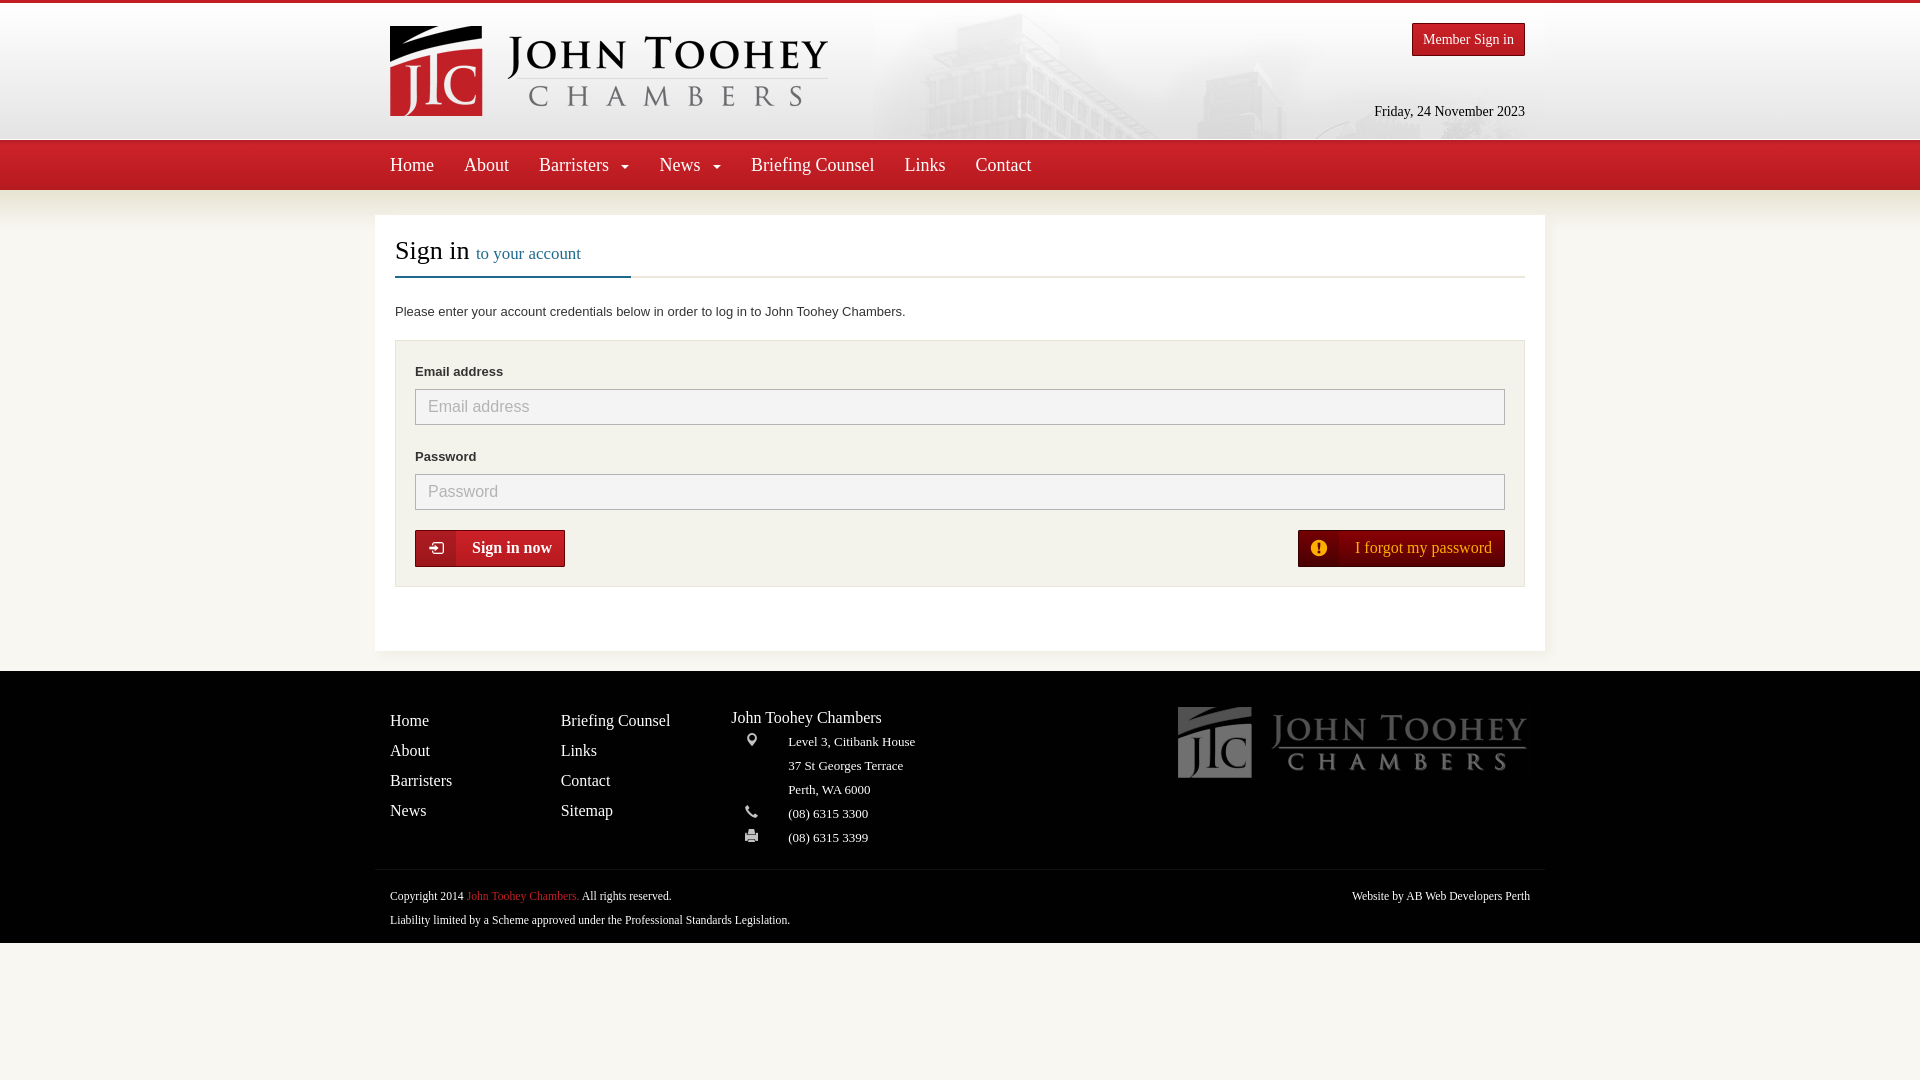  What do you see at coordinates (630, 779) in the screenshot?
I see `'Contact'` at bounding box center [630, 779].